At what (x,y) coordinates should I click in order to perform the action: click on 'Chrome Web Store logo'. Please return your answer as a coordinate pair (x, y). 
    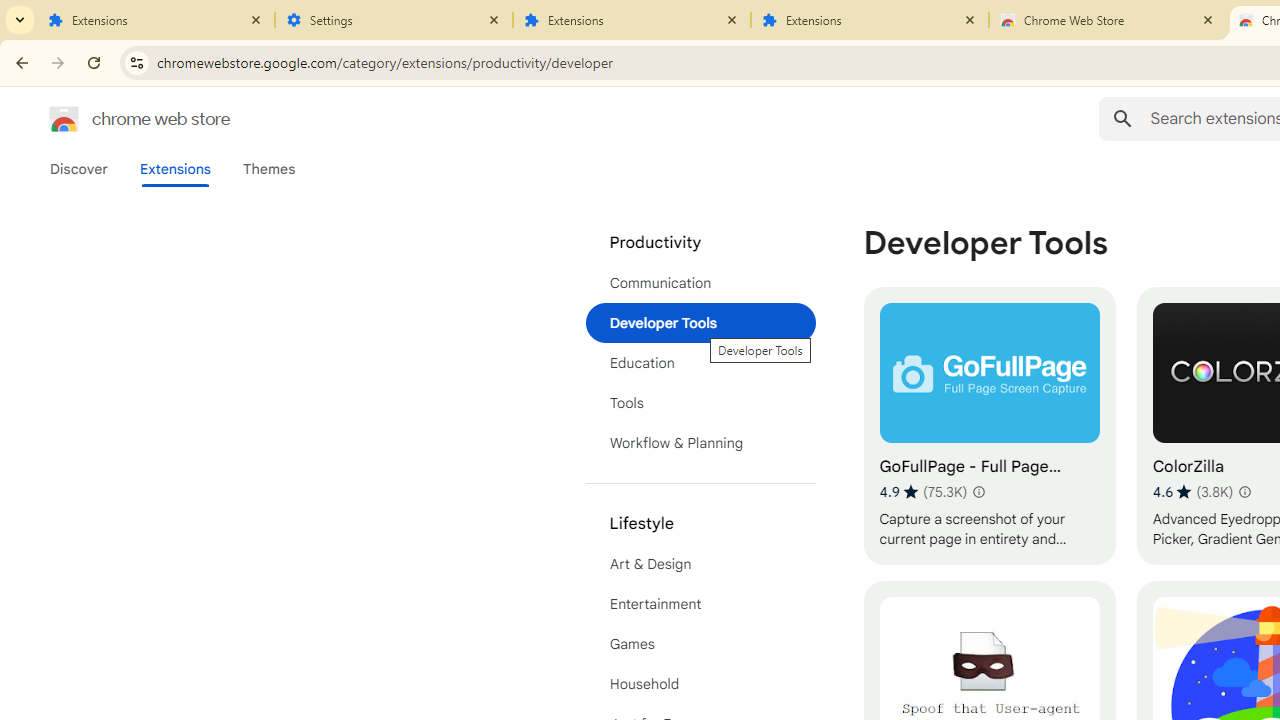
    Looking at the image, I should click on (64, 119).